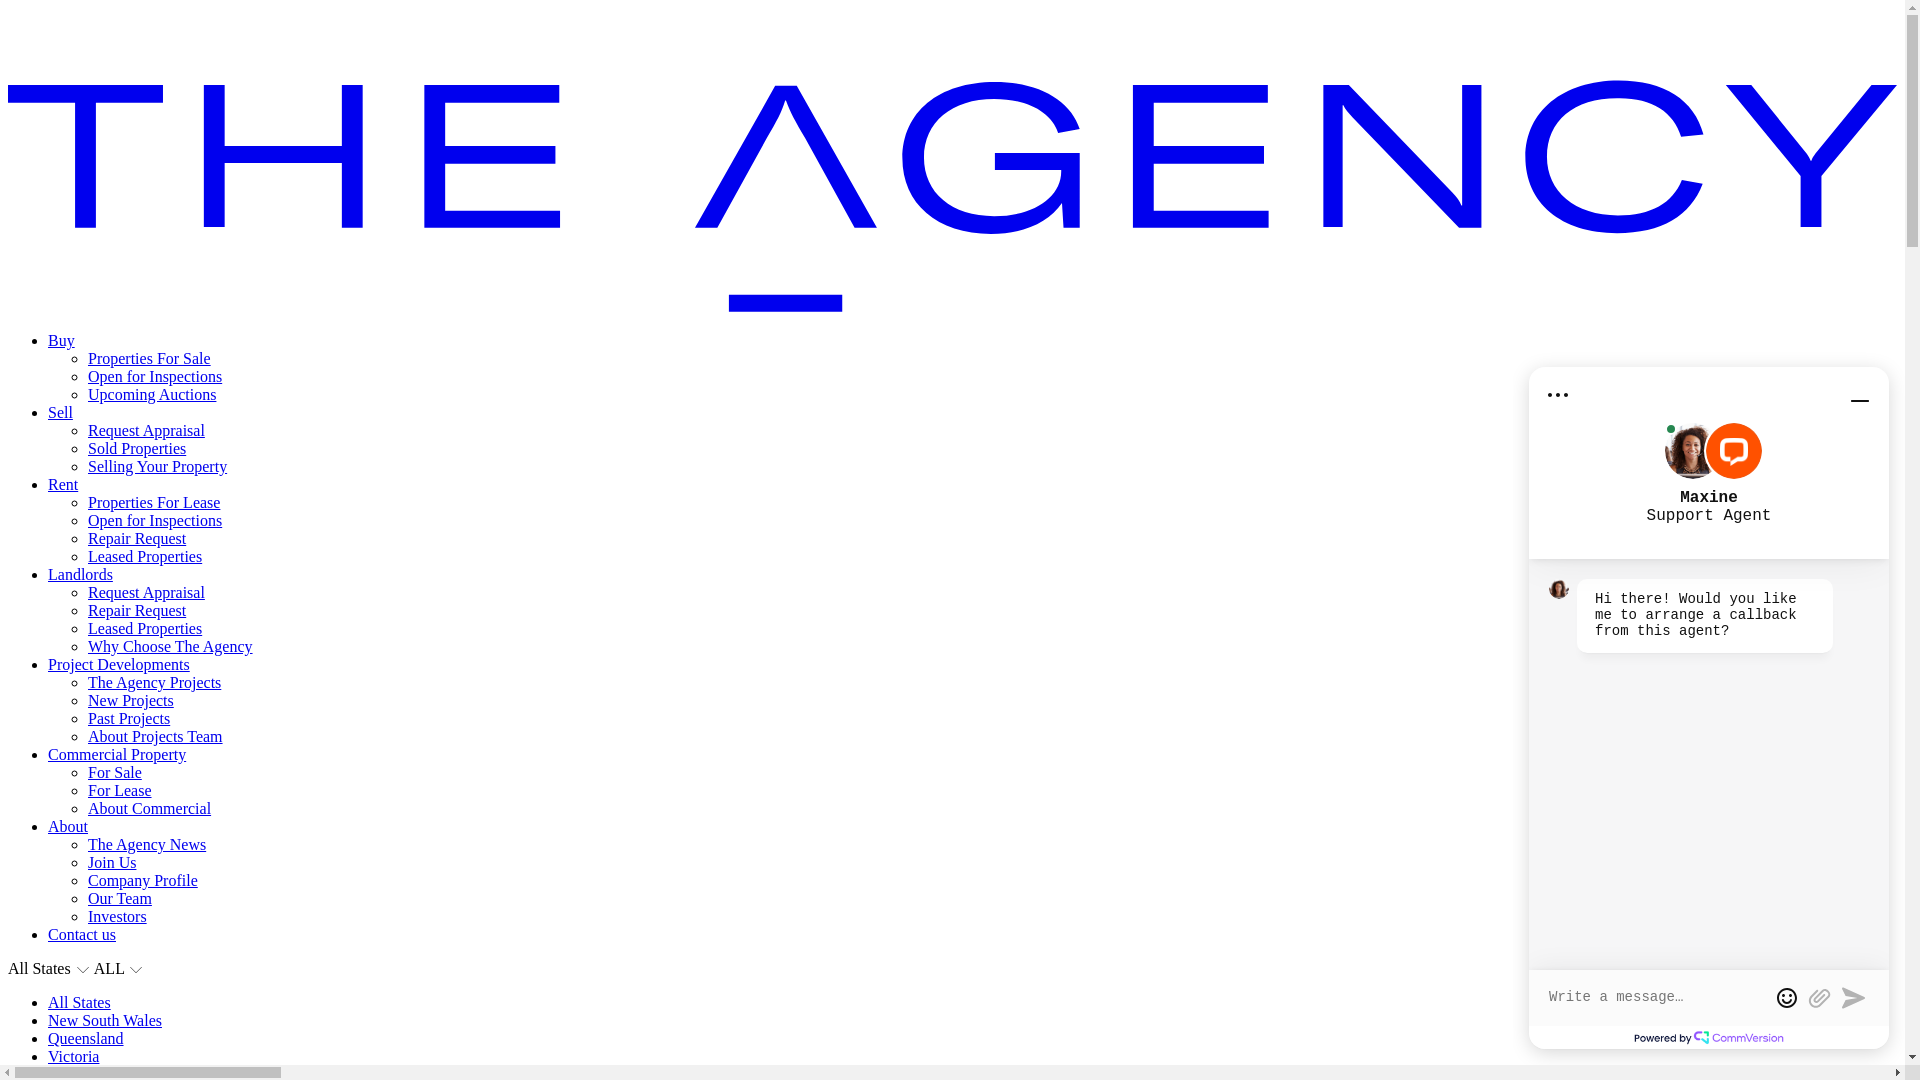 This screenshot has width=1920, height=1080. I want to click on 'About Commercial', so click(86, 807).